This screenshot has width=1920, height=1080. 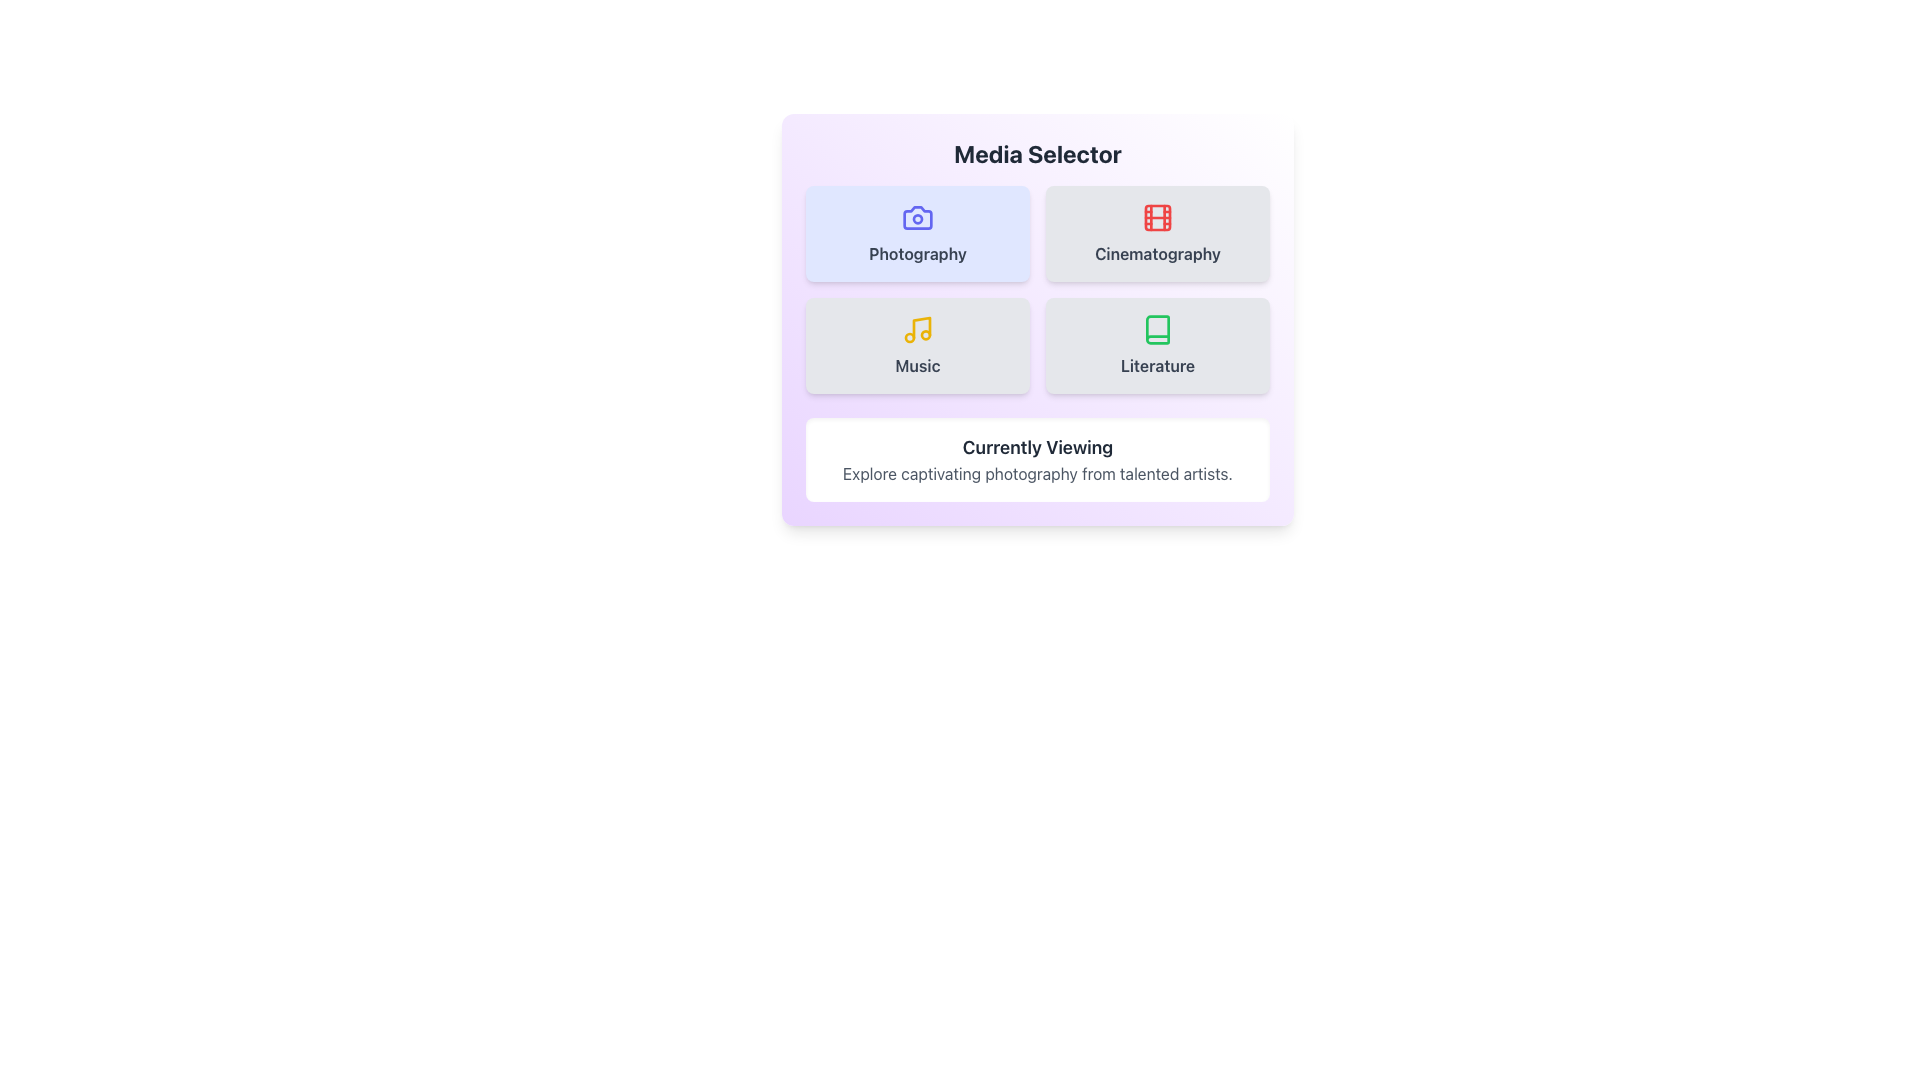 What do you see at coordinates (1037, 446) in the screenshot?
I see `the bold, large-sized text label that reads 'Currently Viewing', which is dark gray and located below a grid of media buttons` at bounding box center [1037, 446].